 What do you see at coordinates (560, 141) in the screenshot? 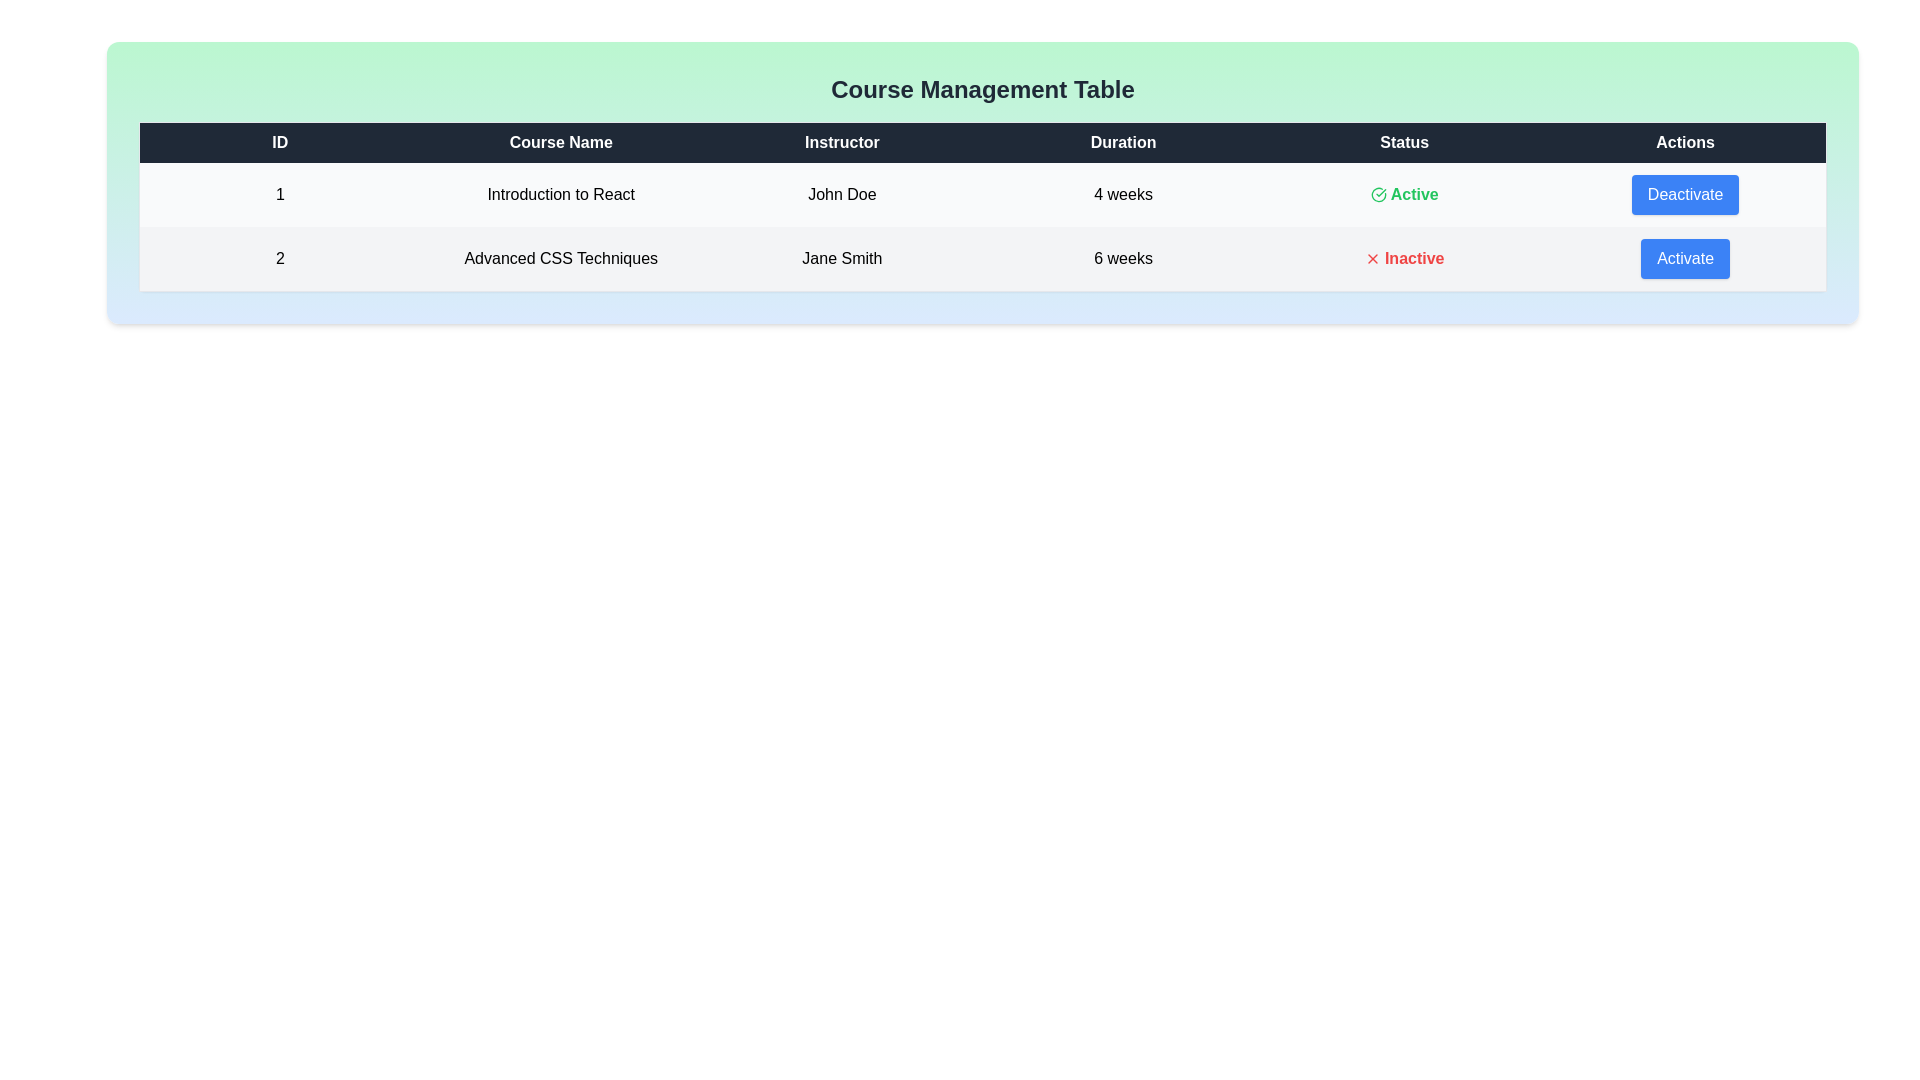
I see `the table header cell that labels the column for course names, located between the 'ID' and 'Instructor' headers` at bounding box center [560, 141].